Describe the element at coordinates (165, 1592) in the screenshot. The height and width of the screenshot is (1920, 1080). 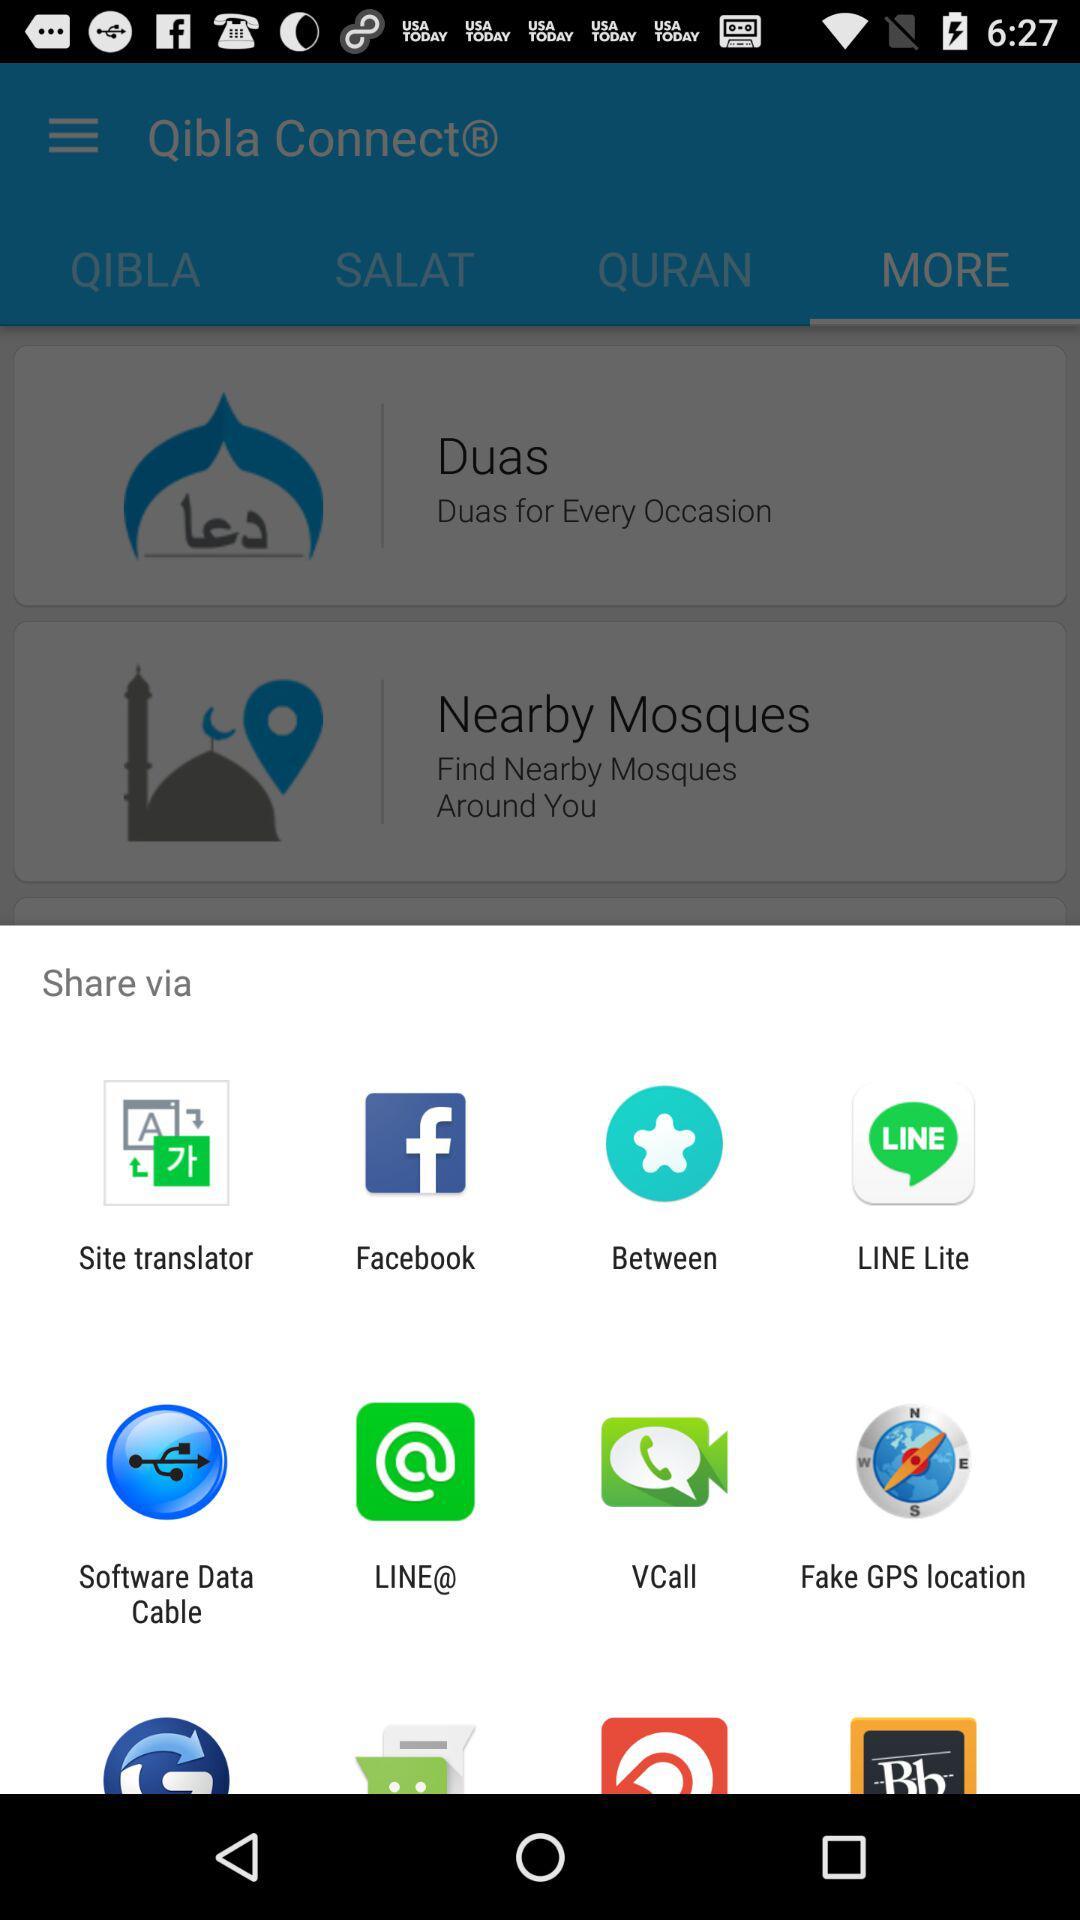
I see `the software data cable icon` at that location.